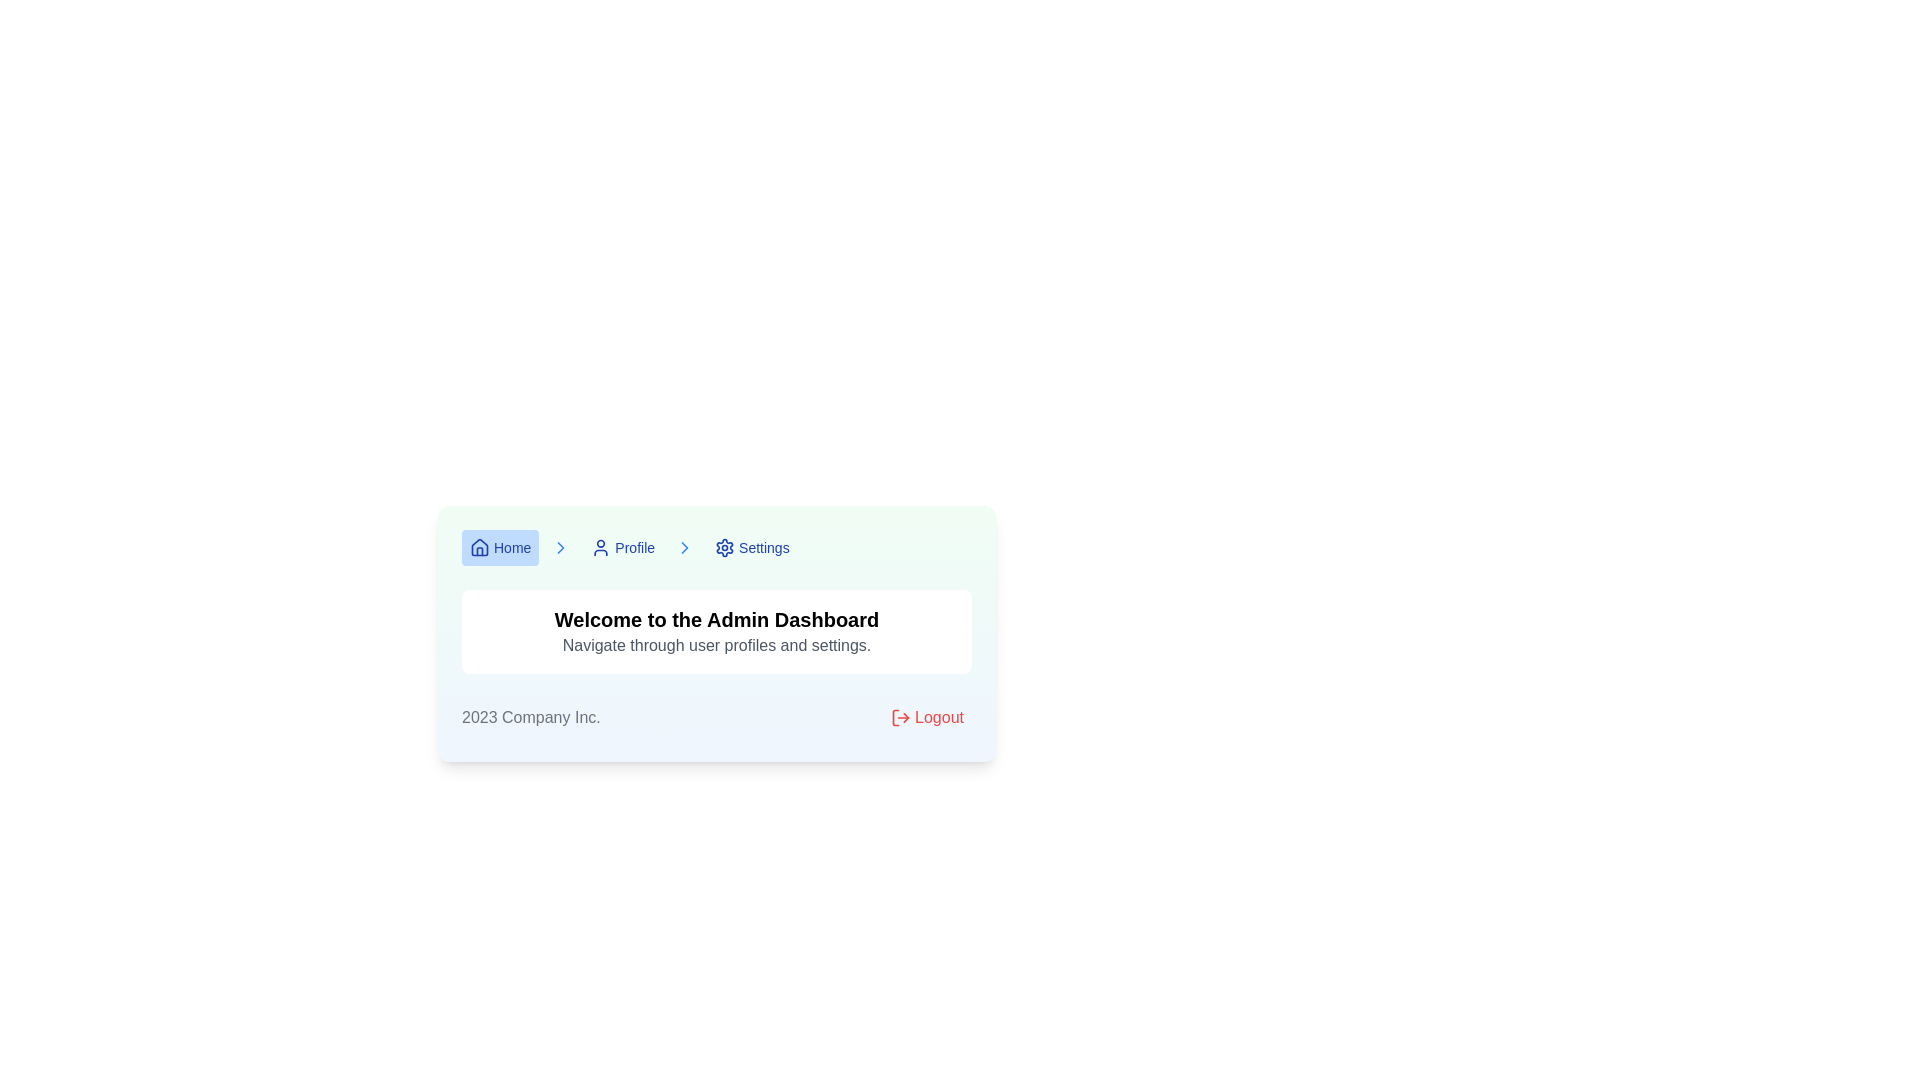  What do you see at coordinates (723, 547) in the screenshot?
I see `the gear icon representing the 'Settings' option located in the breadcrumb navigation layout` at bounding box center [723, 547].